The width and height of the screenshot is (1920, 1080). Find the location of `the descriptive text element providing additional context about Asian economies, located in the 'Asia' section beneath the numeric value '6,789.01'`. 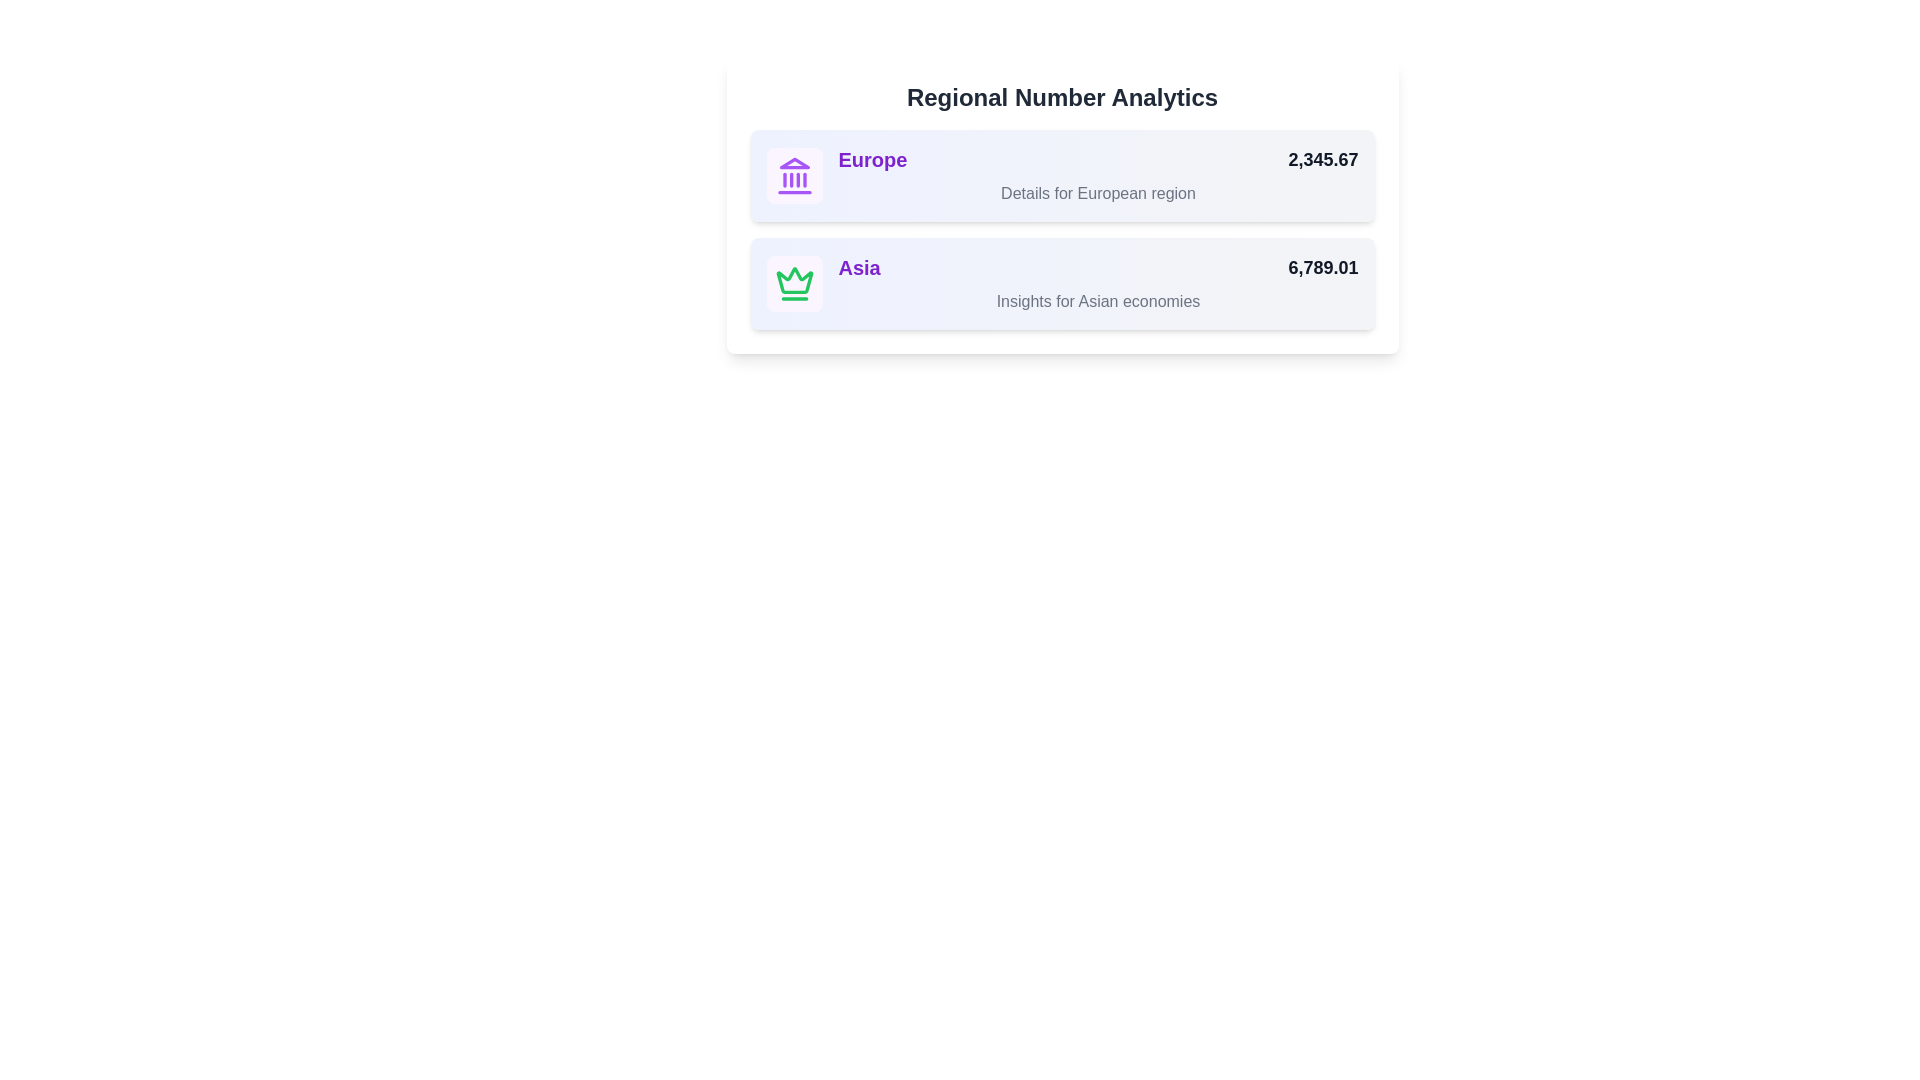

the descriptive text element providing additional context about Asian economies, located in the 'Asia' section beneath the numeric value '6,789.01' is located at coordinates (1097, 301).